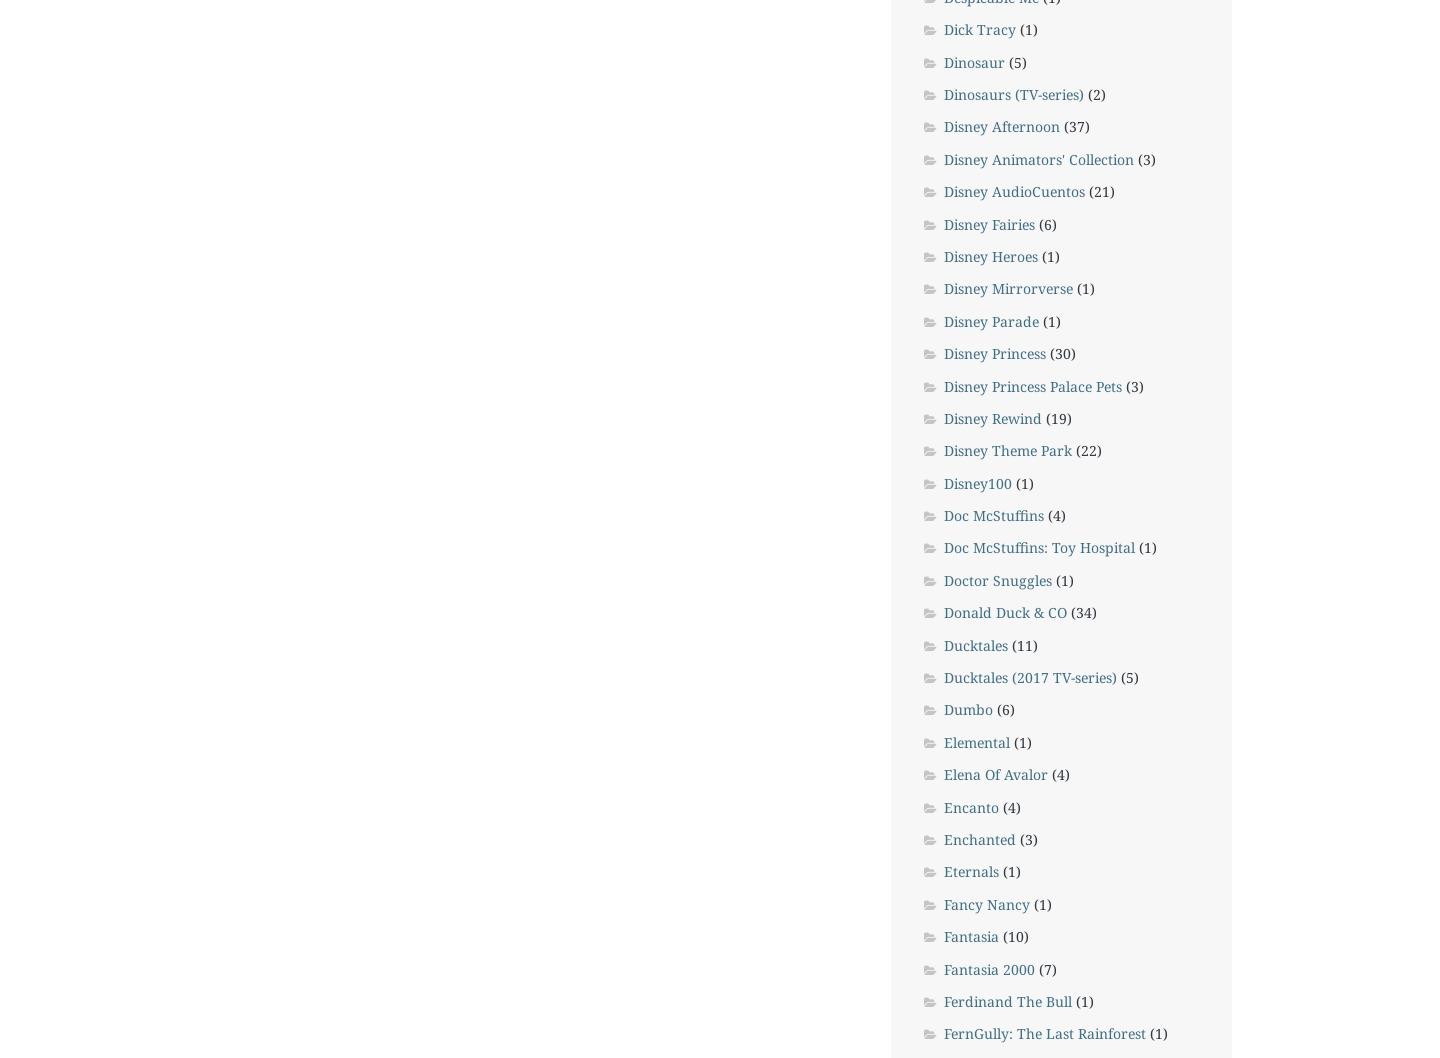 This screenshot has width=1440, height=1058. Describe the element at coordinates (943, 676) in the screenshot. I see `'Ducktales (2017 TV-series)'` at that location.